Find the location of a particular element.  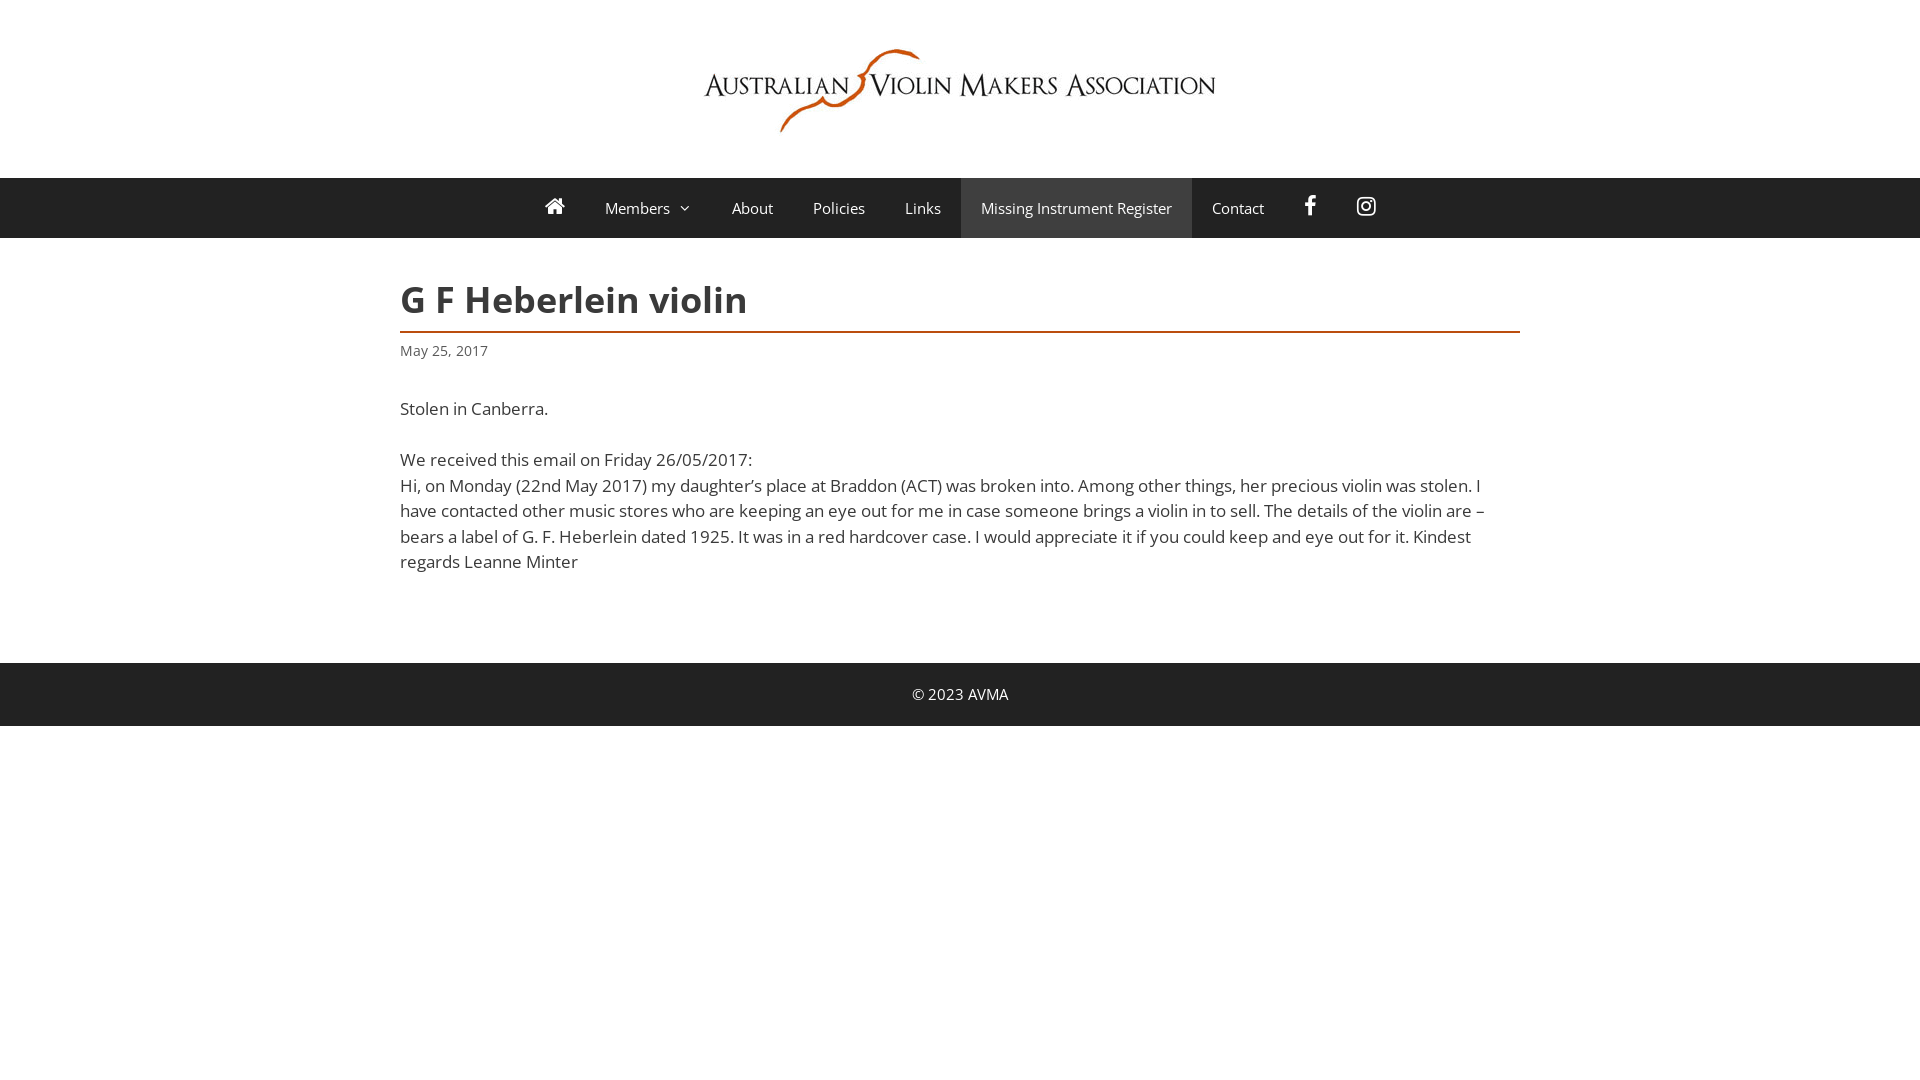

'May 25, 2017' is located at coordinates (443, 349).